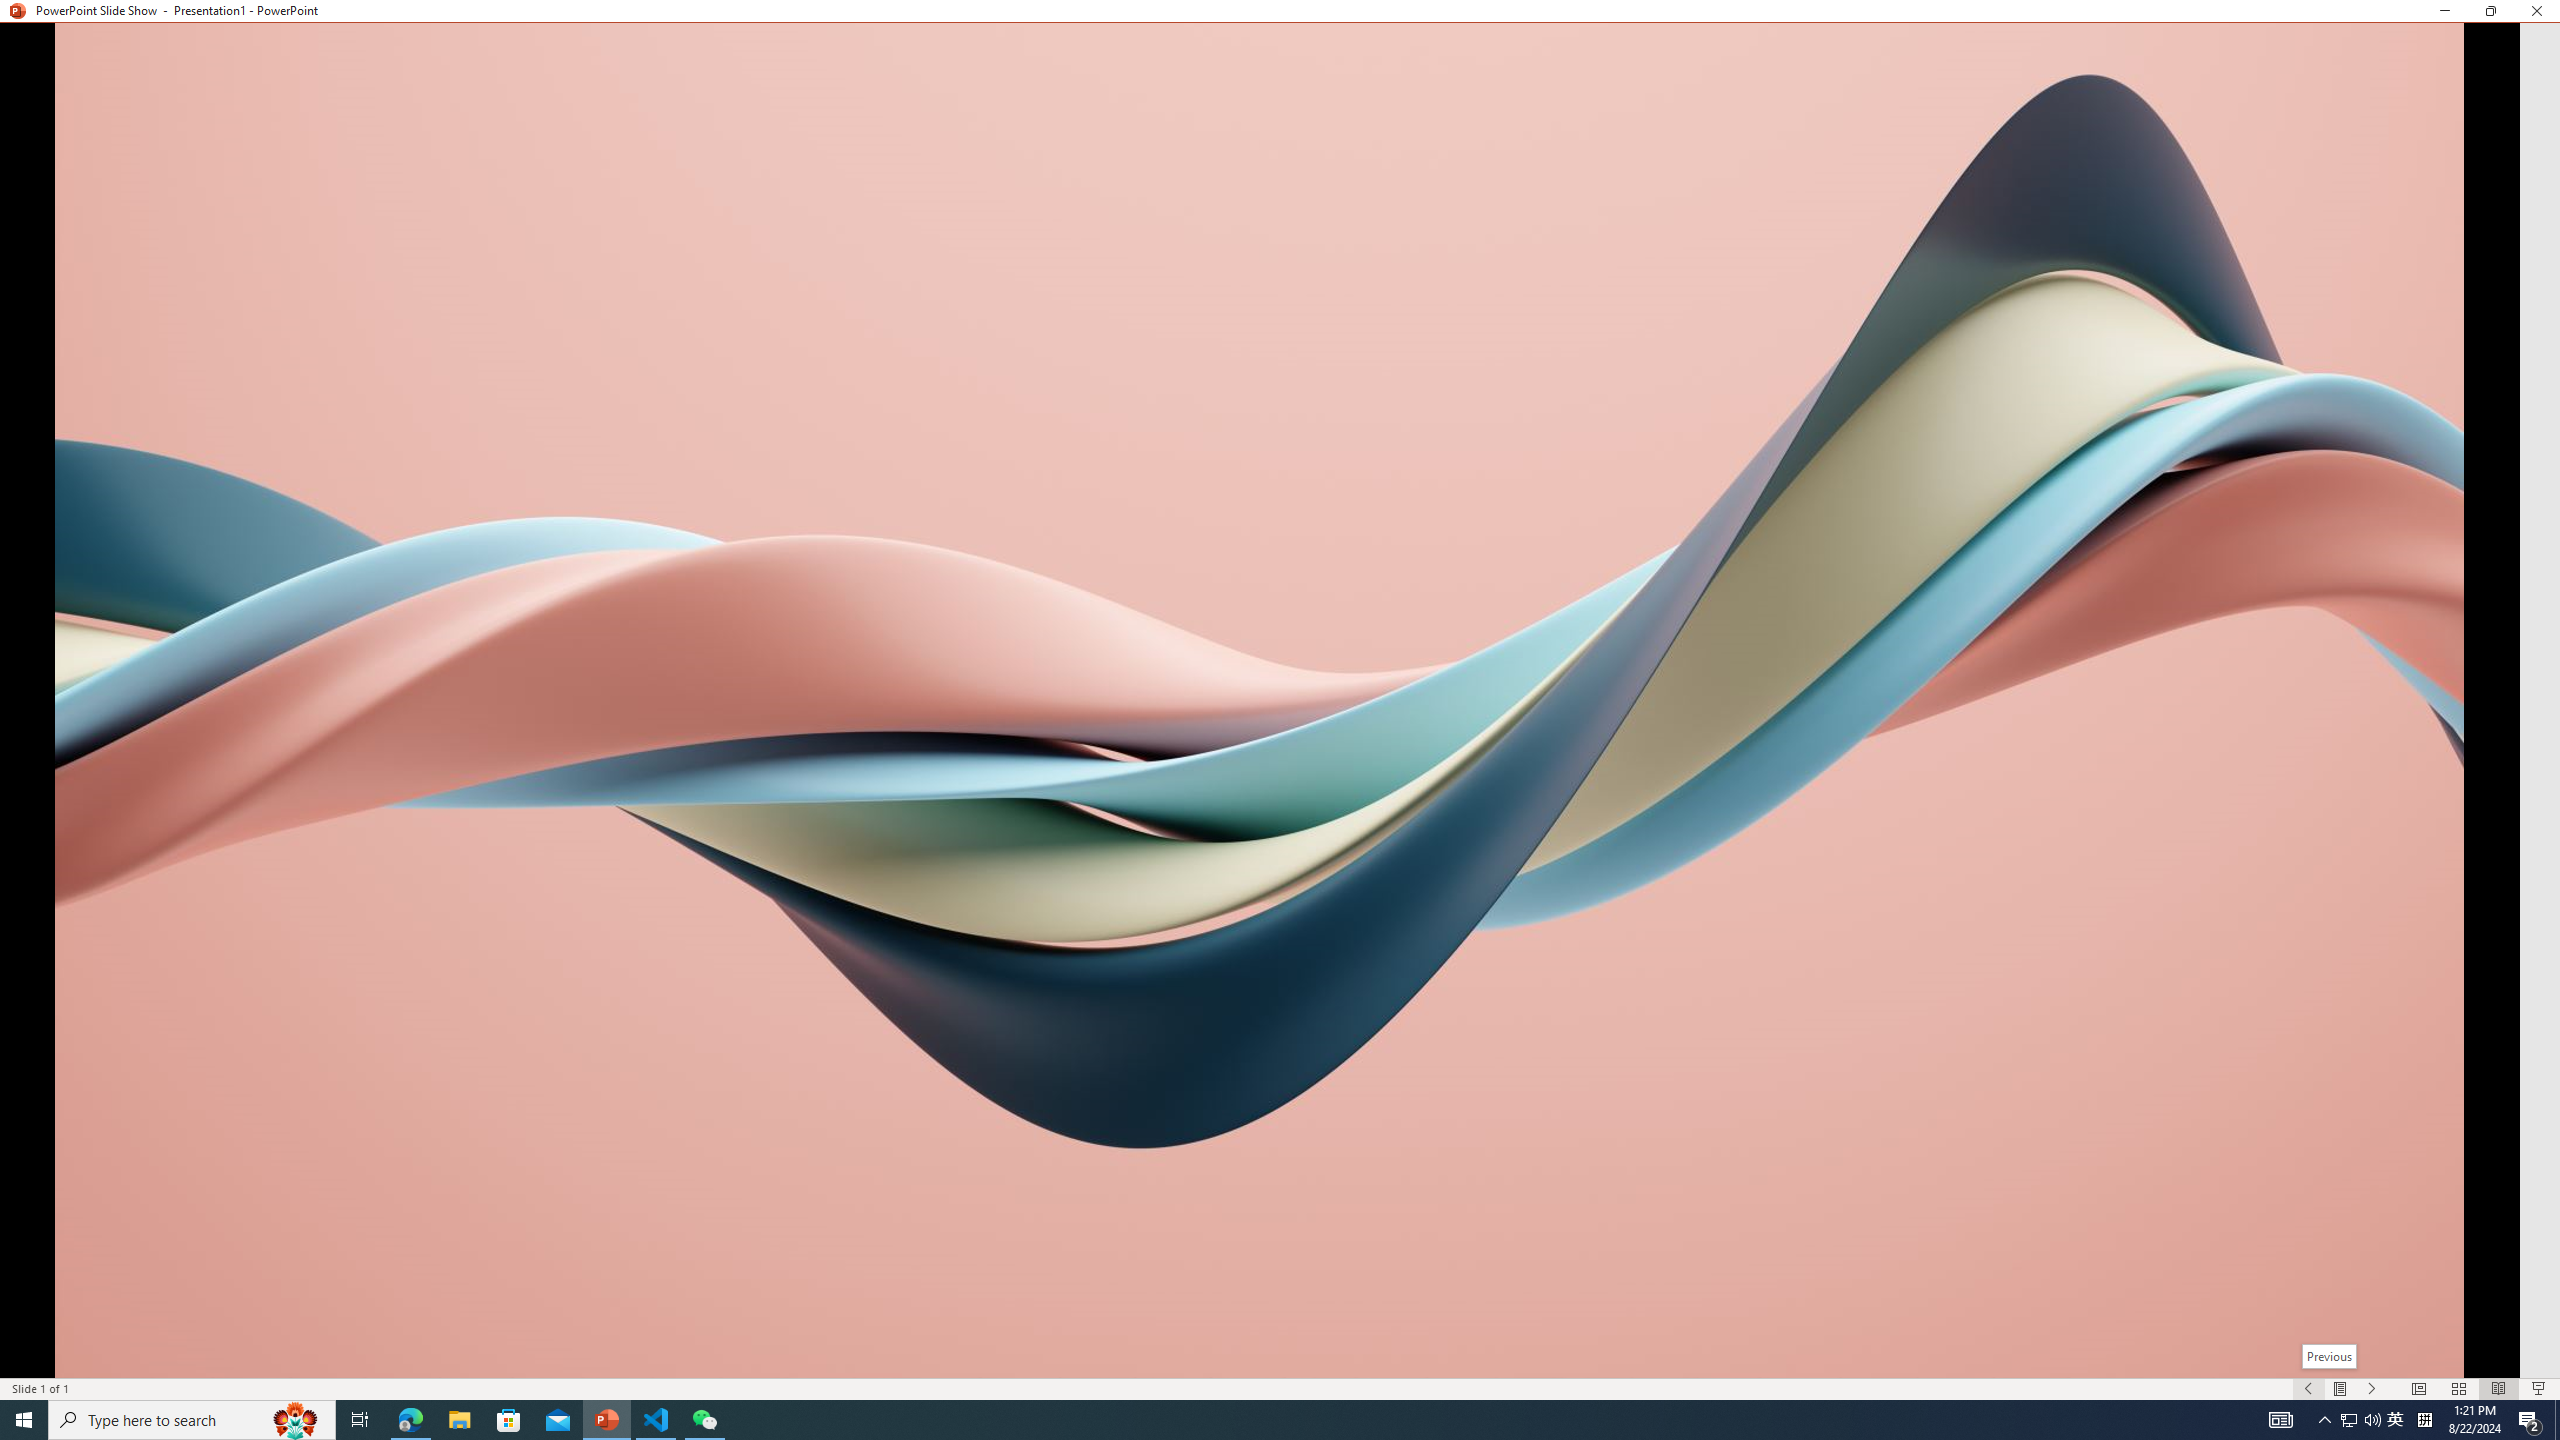  Describe the element at coordinates (2372, 1389) in the screenshot. I see `'Slide Show Next On'` at that location.